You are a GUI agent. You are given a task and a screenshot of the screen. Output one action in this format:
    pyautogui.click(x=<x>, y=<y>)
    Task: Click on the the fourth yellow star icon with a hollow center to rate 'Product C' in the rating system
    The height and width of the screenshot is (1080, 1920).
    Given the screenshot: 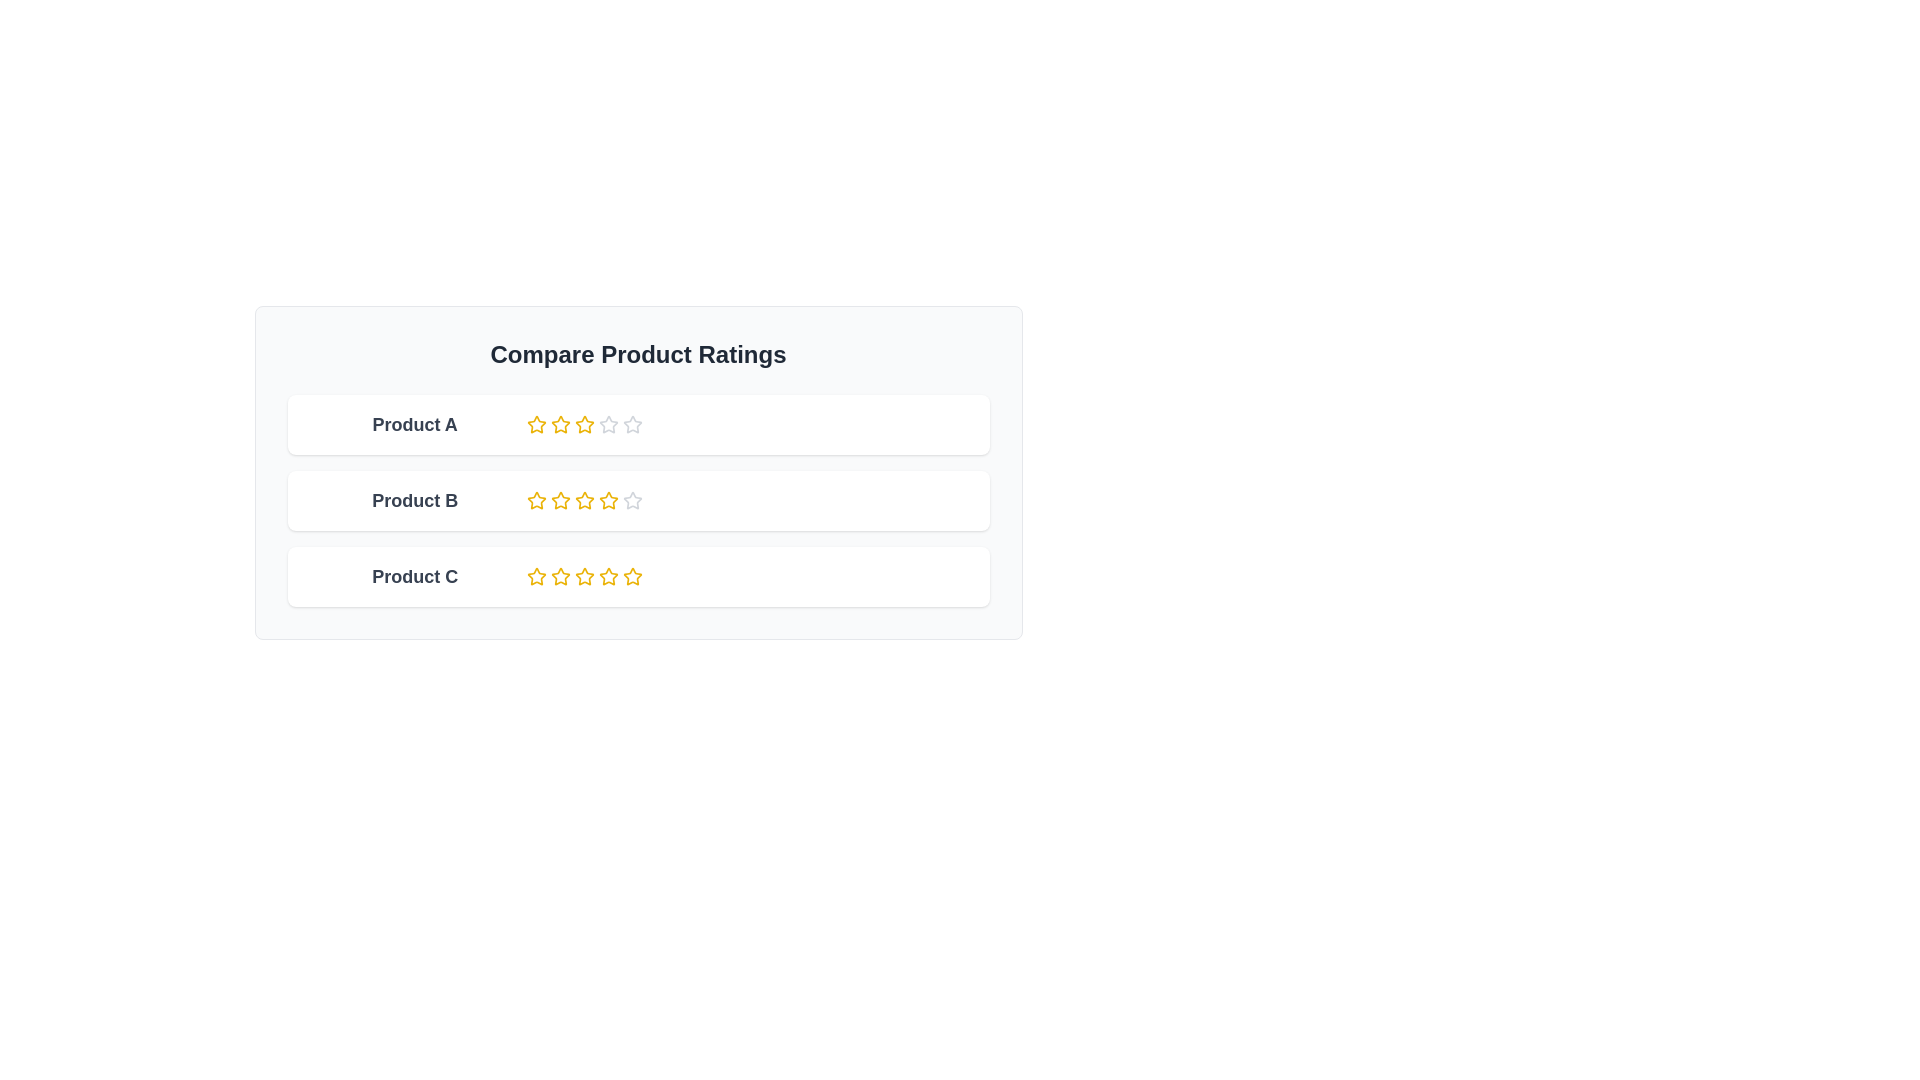 What is the action you would take?
    pyautogui.click(x=607, y=576)
    